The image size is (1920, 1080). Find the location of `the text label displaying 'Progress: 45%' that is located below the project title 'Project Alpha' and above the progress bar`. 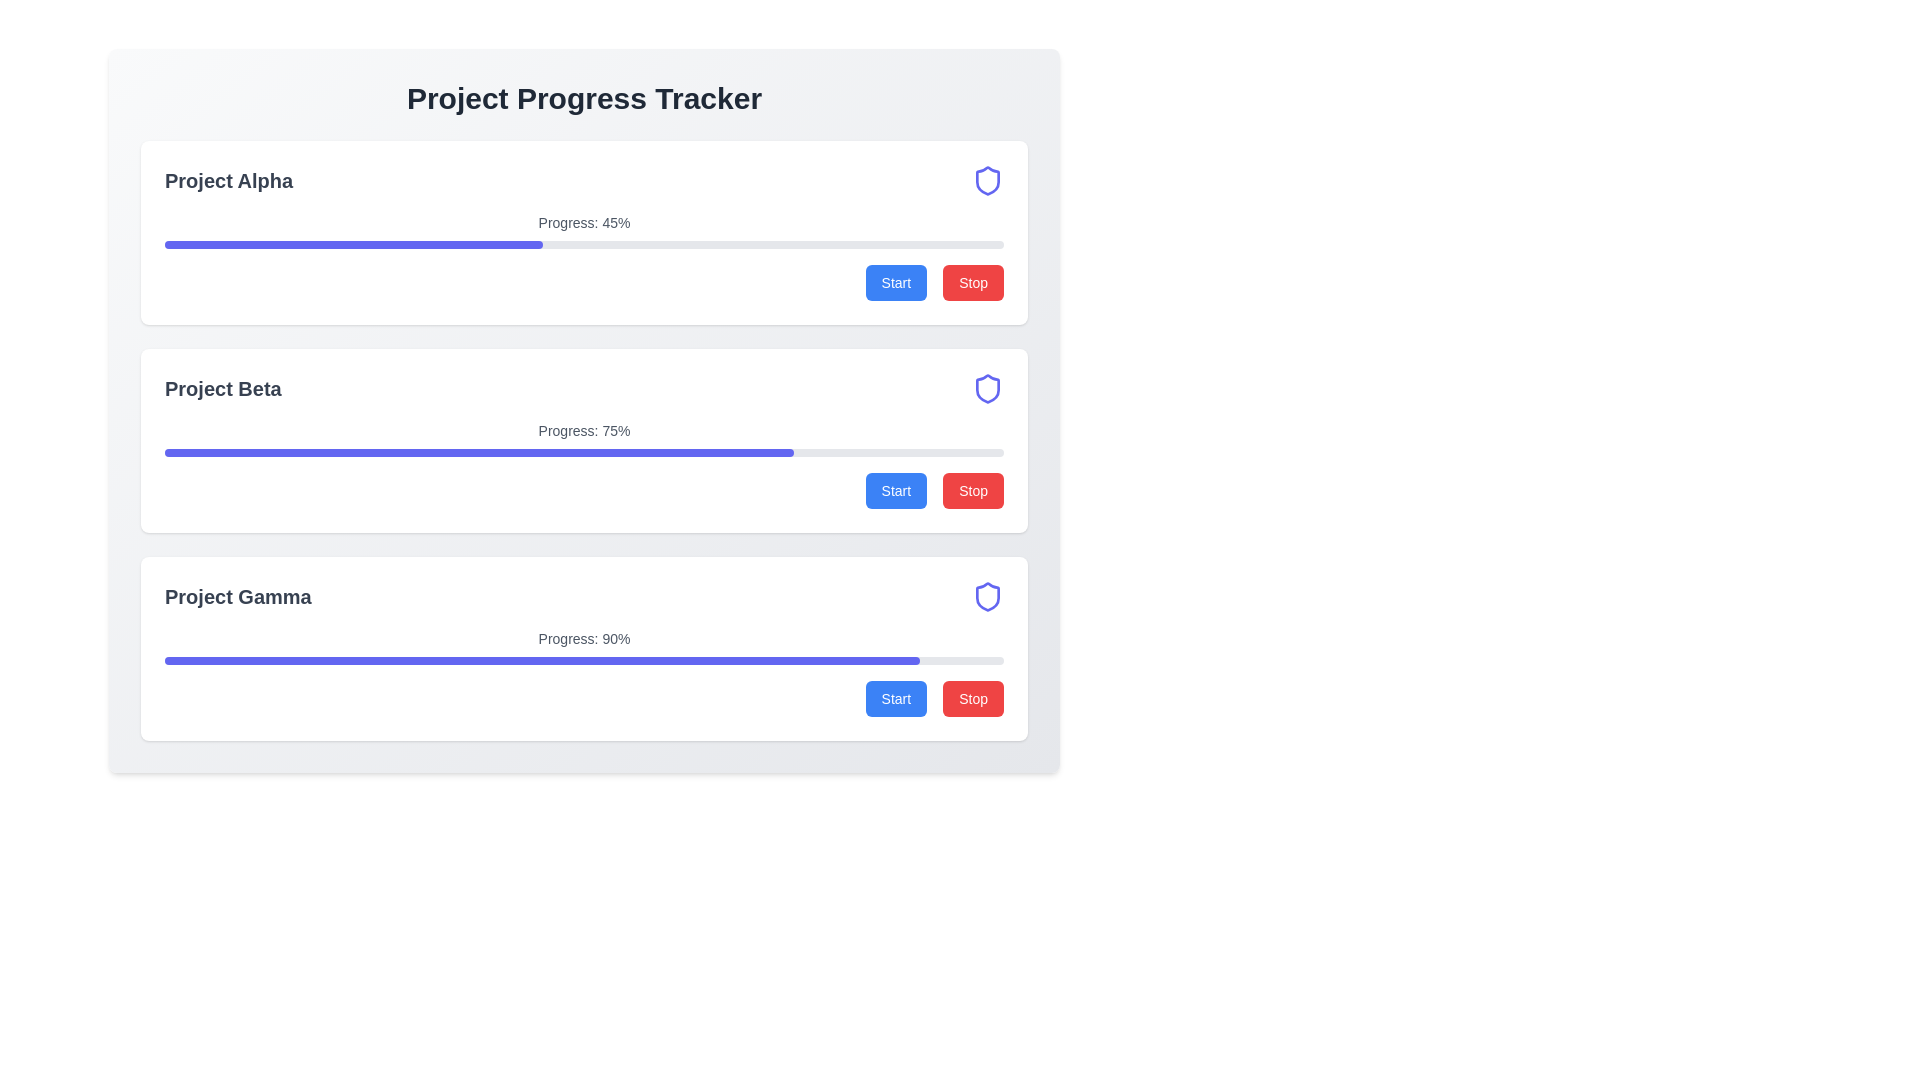

the text label displaying 'Progress: 45%' that is located below the project title 'Project Alpha' and above the progress bar is located at coordinates (583, 223).